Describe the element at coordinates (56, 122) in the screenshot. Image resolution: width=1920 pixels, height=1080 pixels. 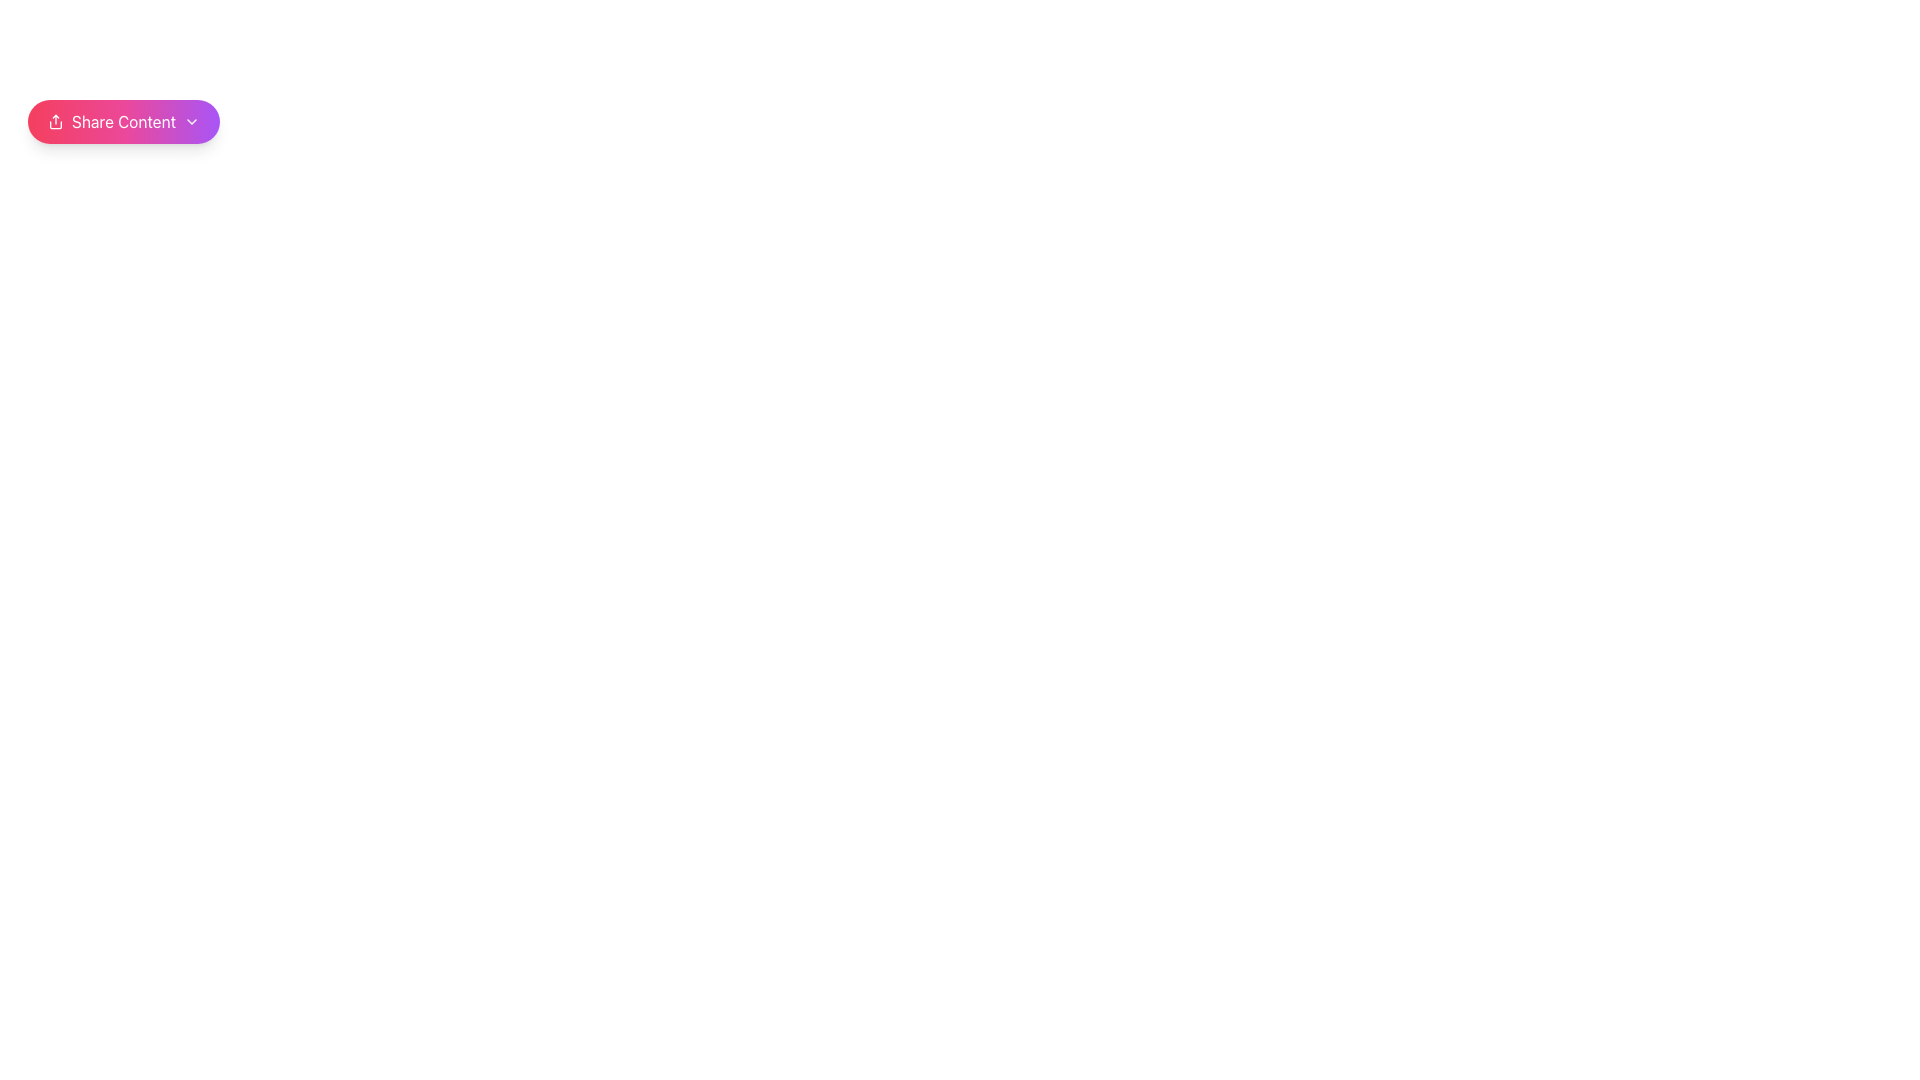
I see `the Share Icon located within the 'Share Content' button at the top-left area of the interface` at that location.